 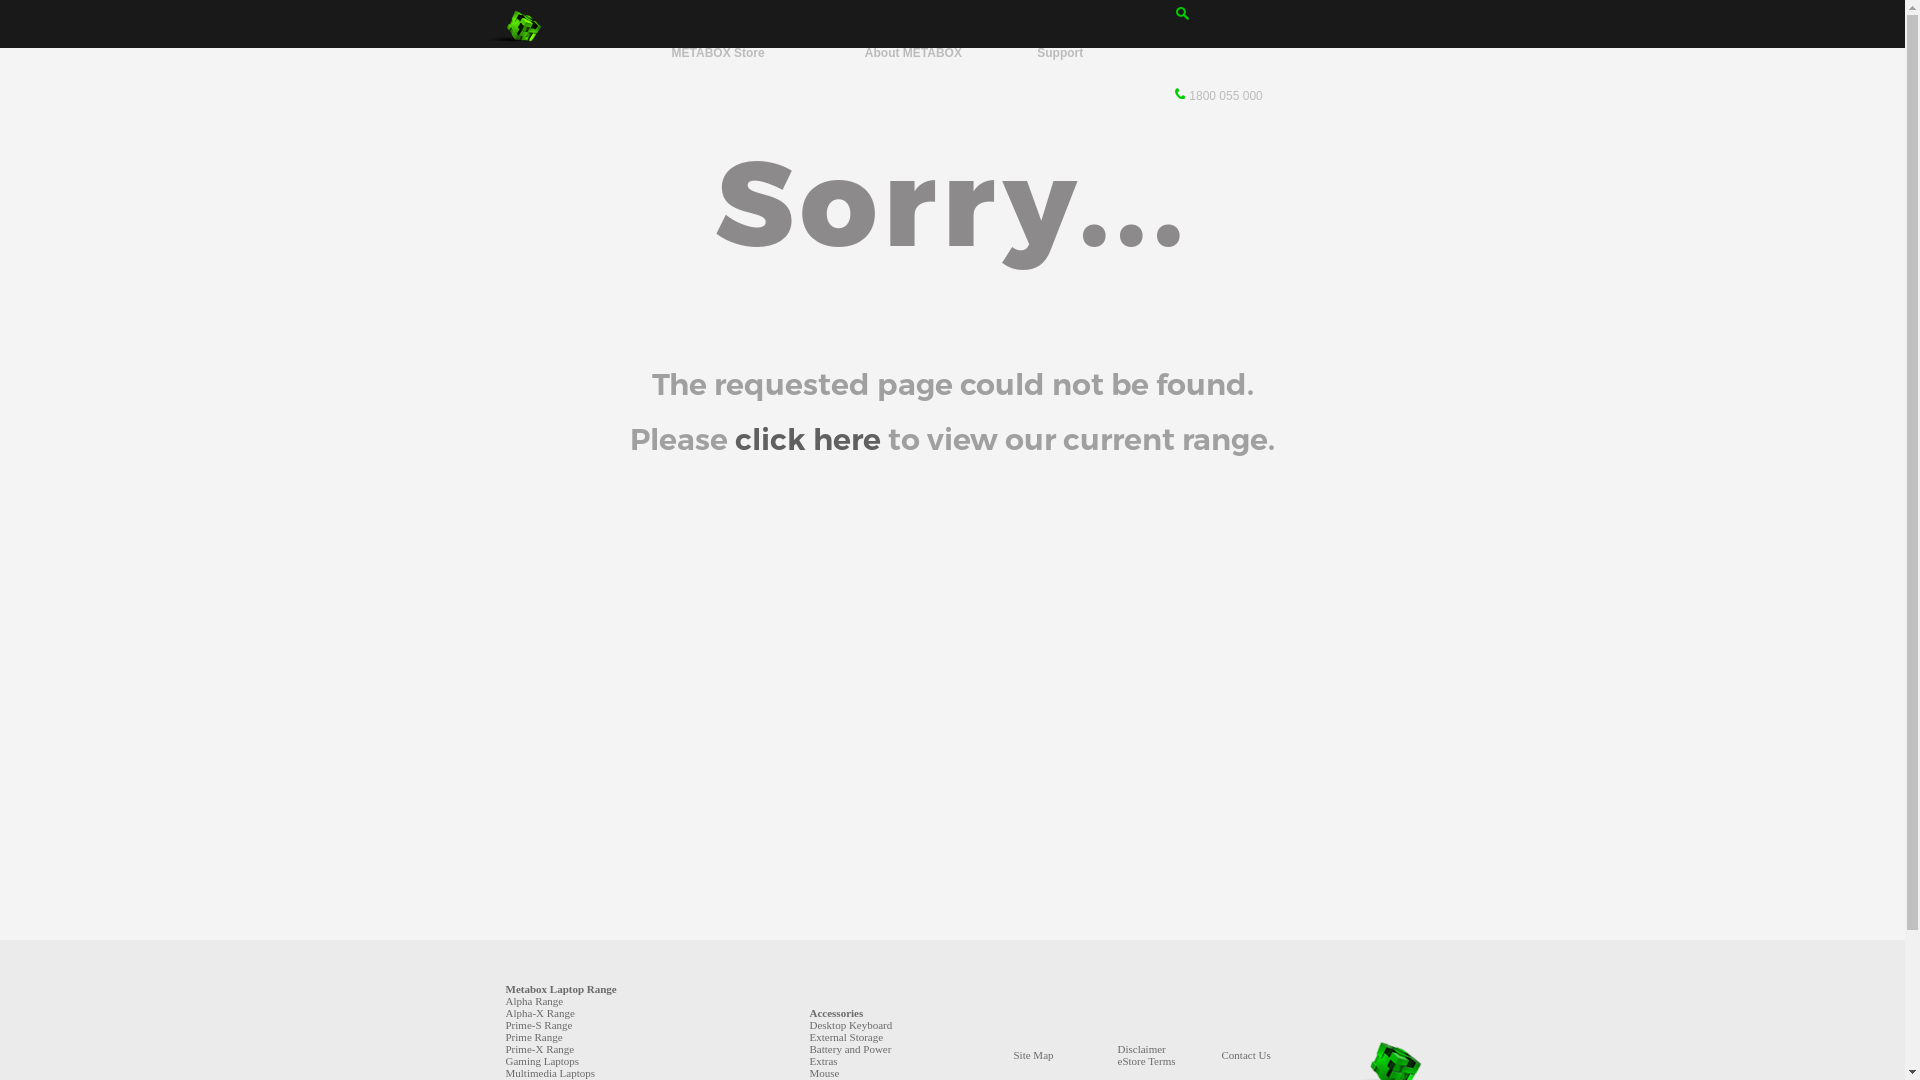 I want to click on 'click here', so click(x=807, y=438).